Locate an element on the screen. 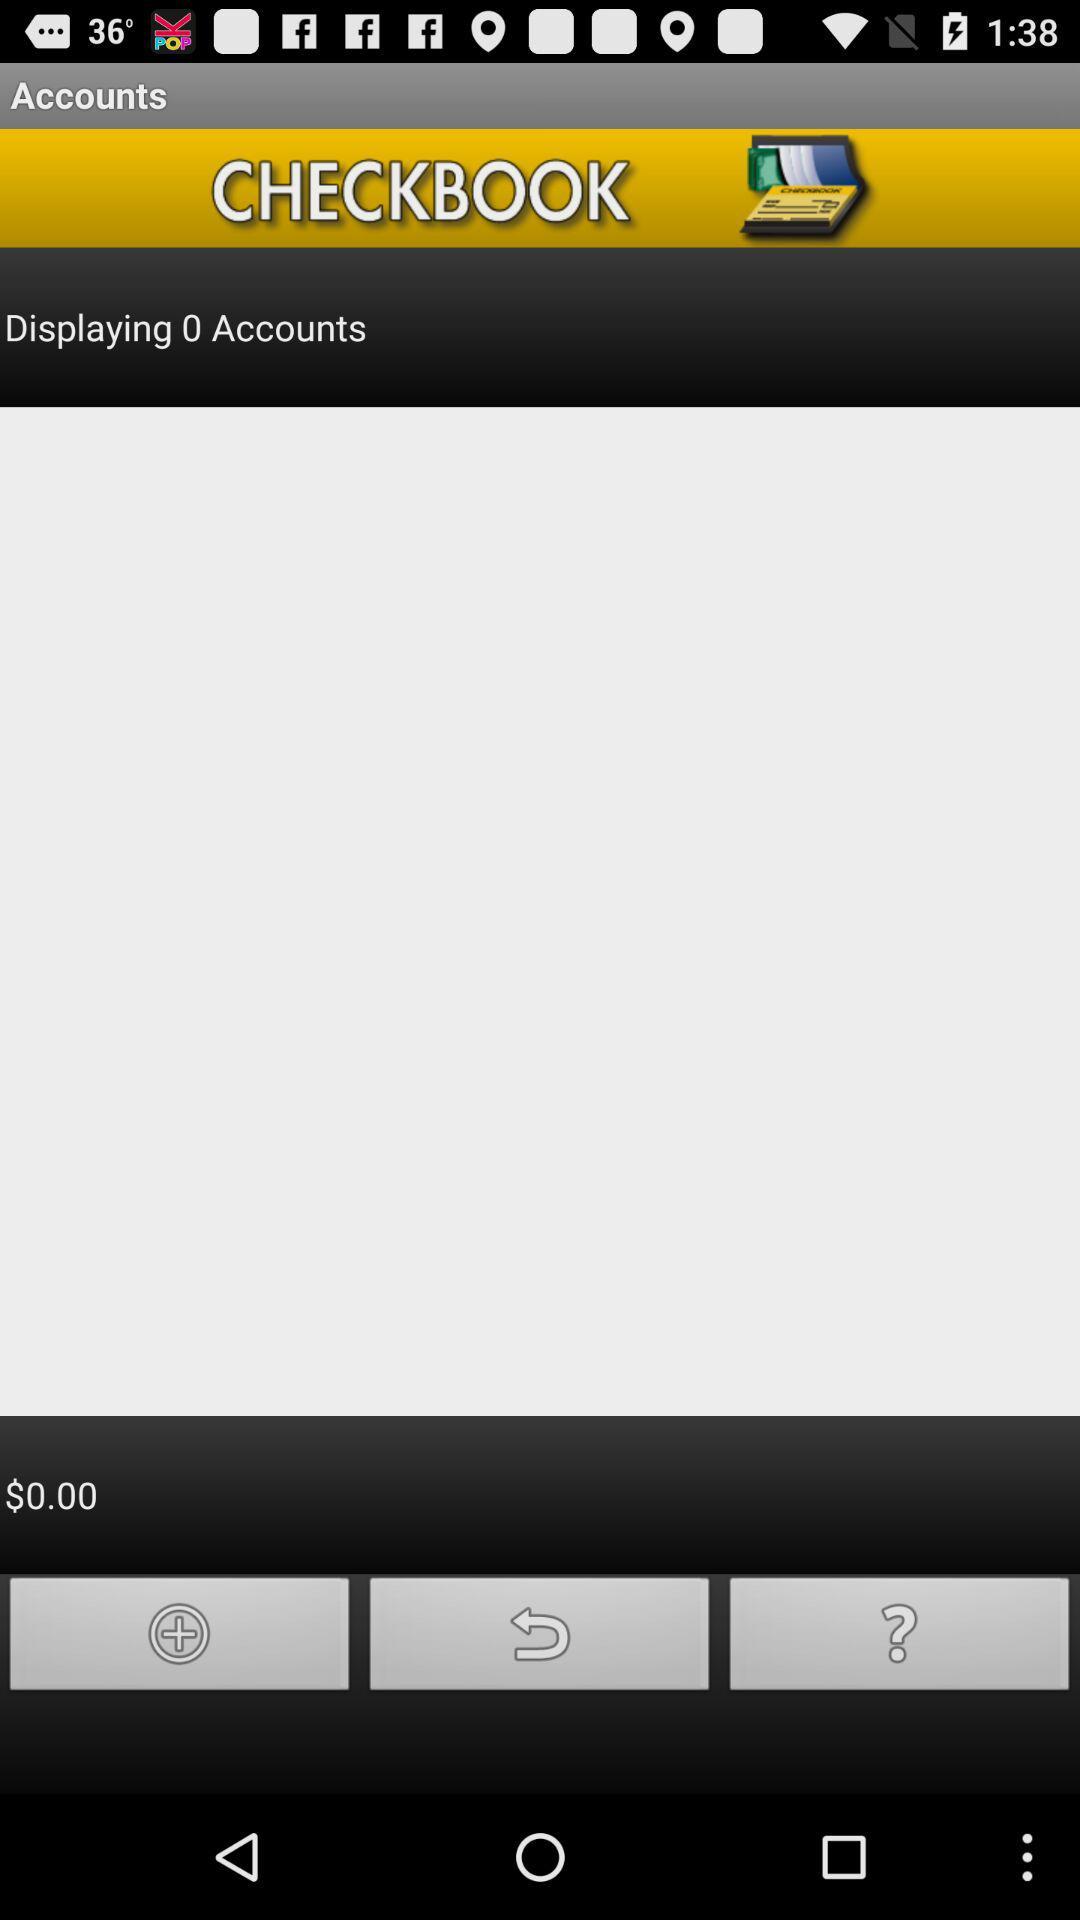 This screenshot has height=1920, width=1080. new item is located at coordinates (180, 1639).